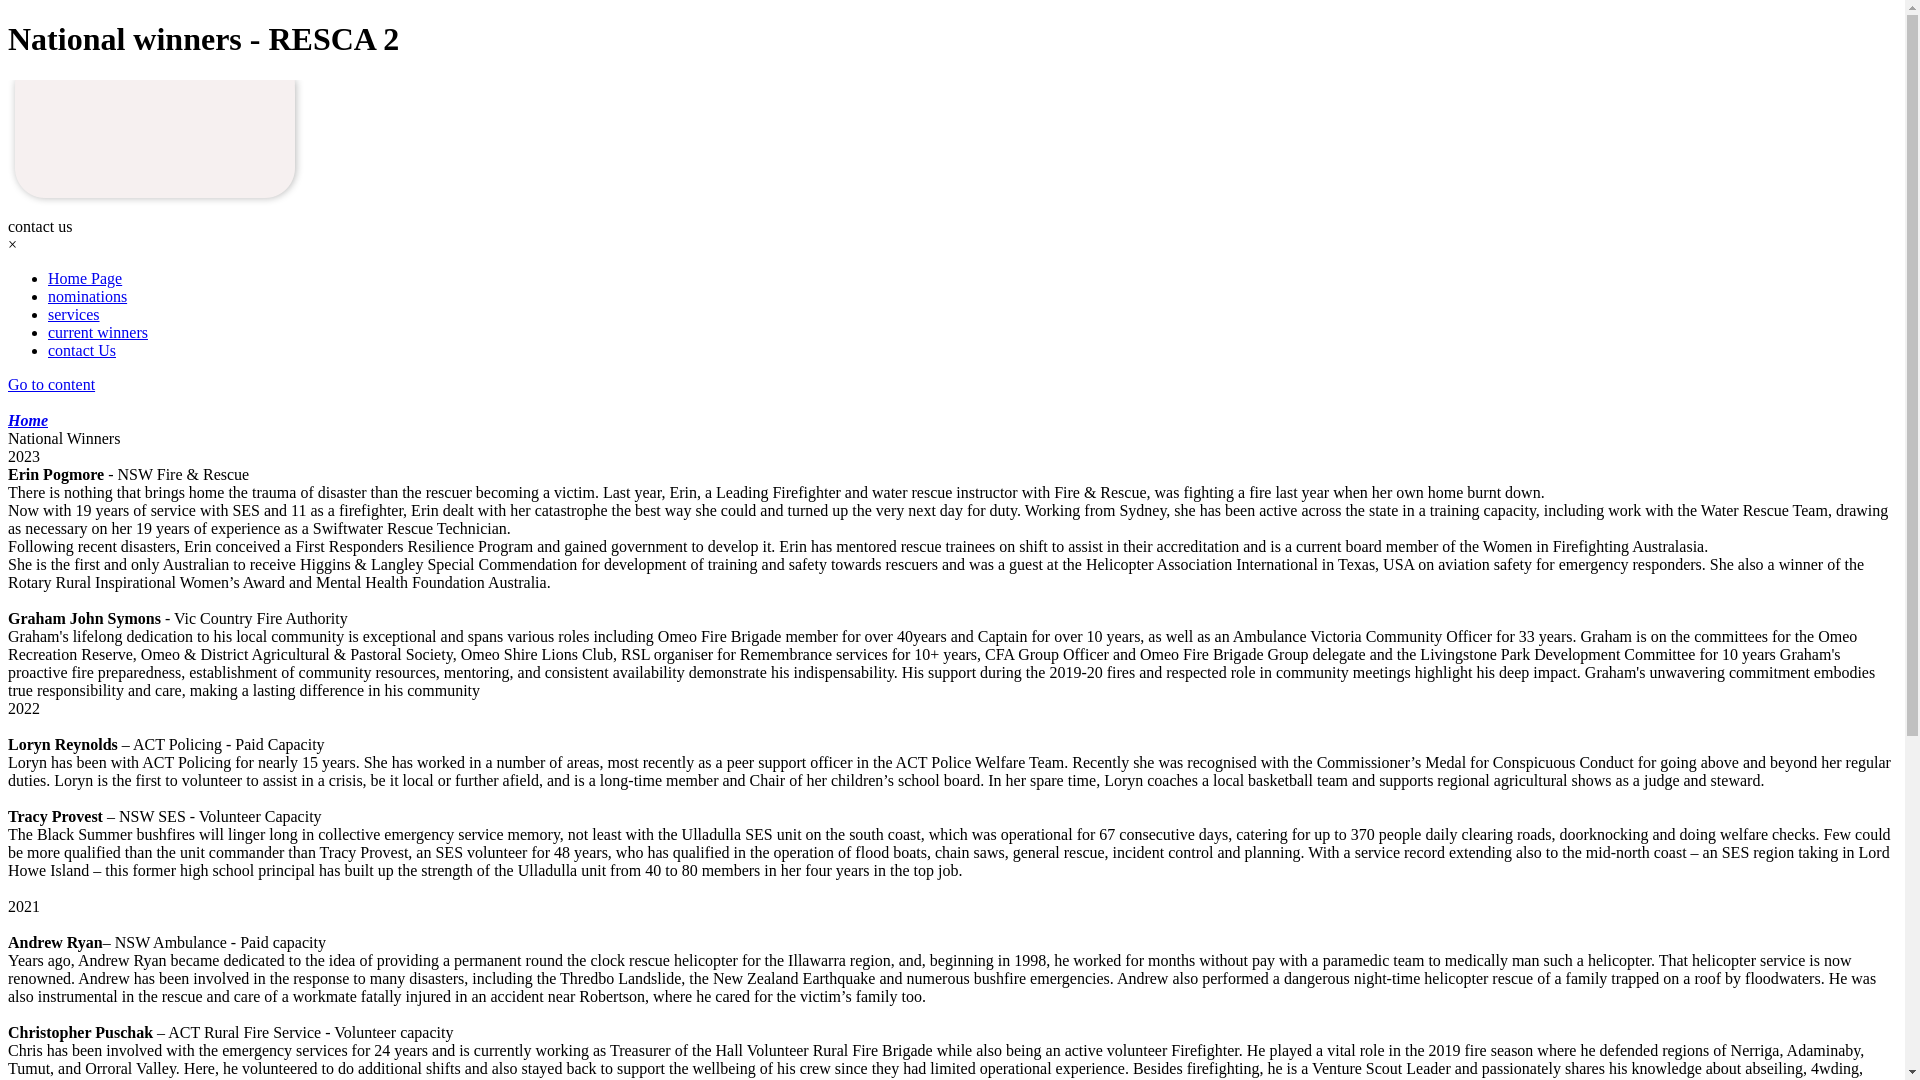  I want to click on 'nominations', so click(86, 296).